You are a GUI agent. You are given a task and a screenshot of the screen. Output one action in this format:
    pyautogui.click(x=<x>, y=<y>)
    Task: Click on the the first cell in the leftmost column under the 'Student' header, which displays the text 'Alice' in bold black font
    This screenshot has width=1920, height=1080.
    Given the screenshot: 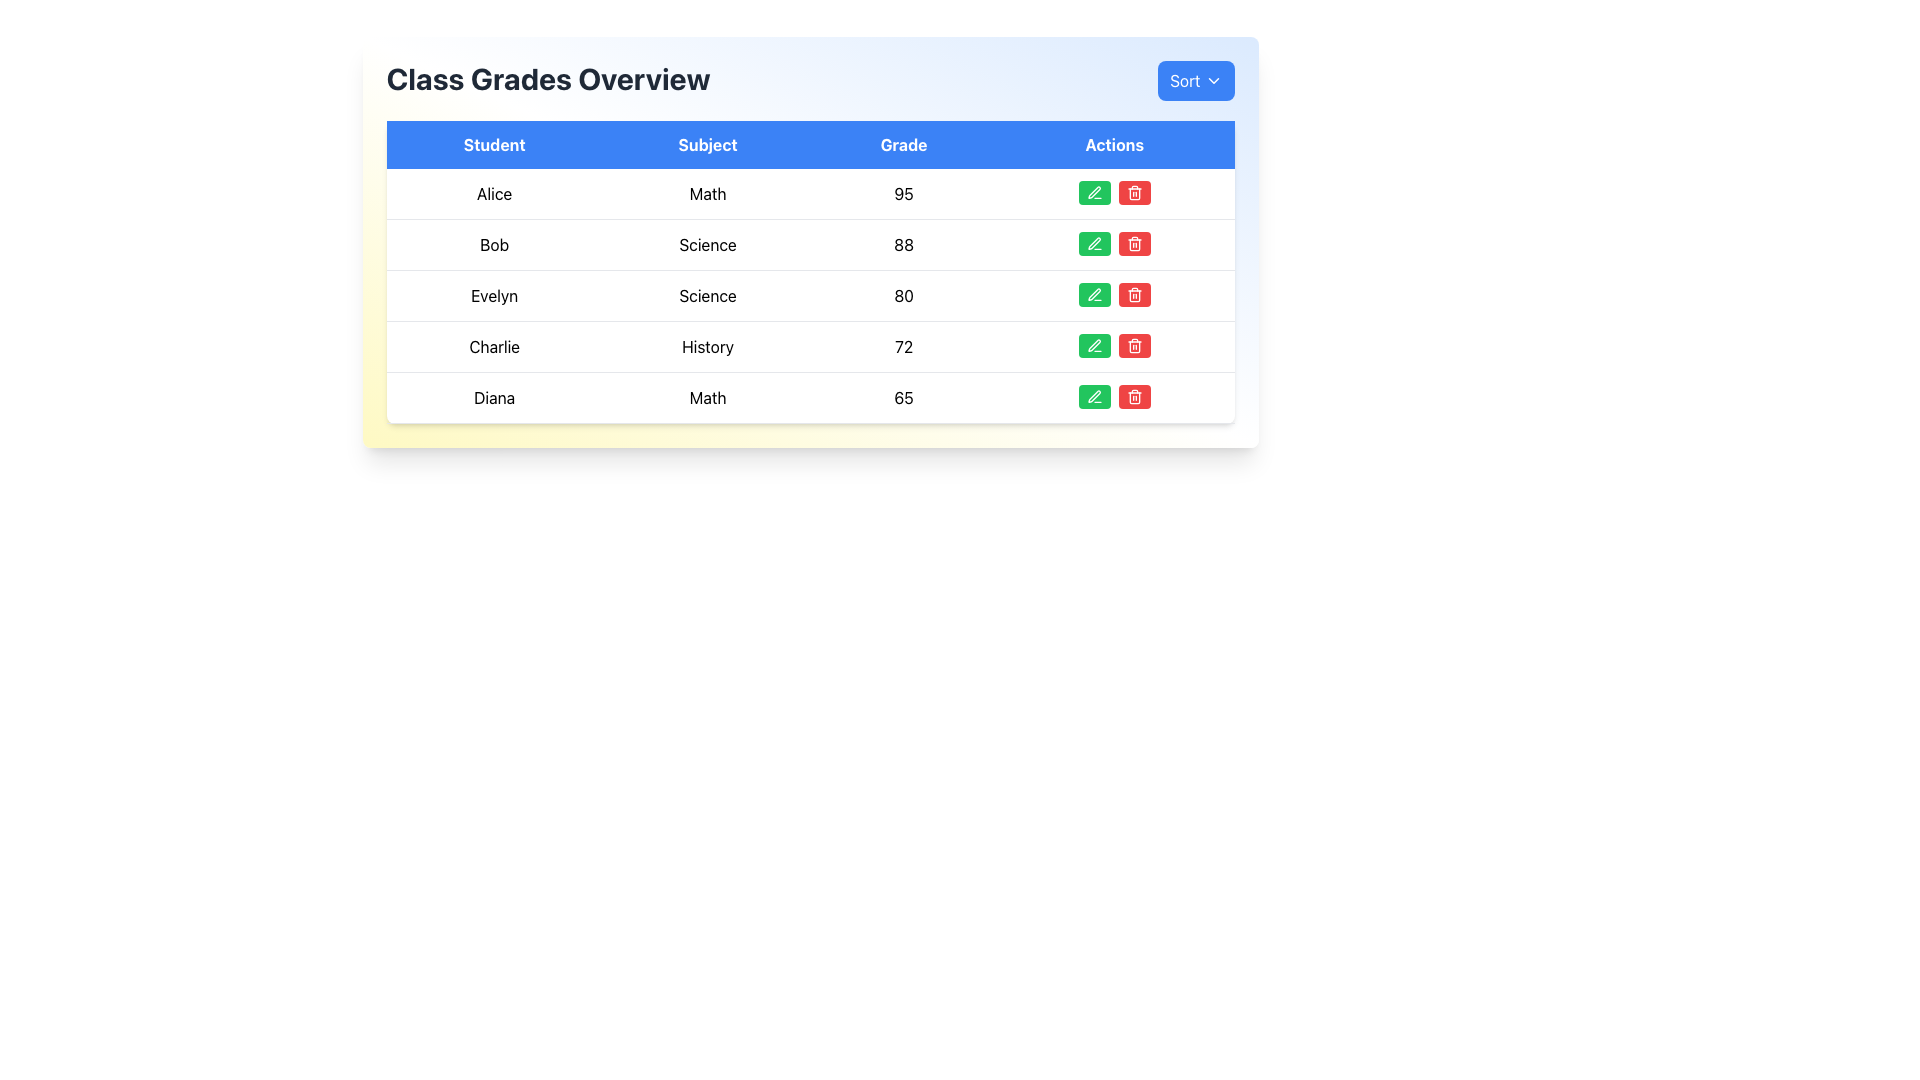 What is the action you would take?
    pyautogui.click(x=494, y=194)
    